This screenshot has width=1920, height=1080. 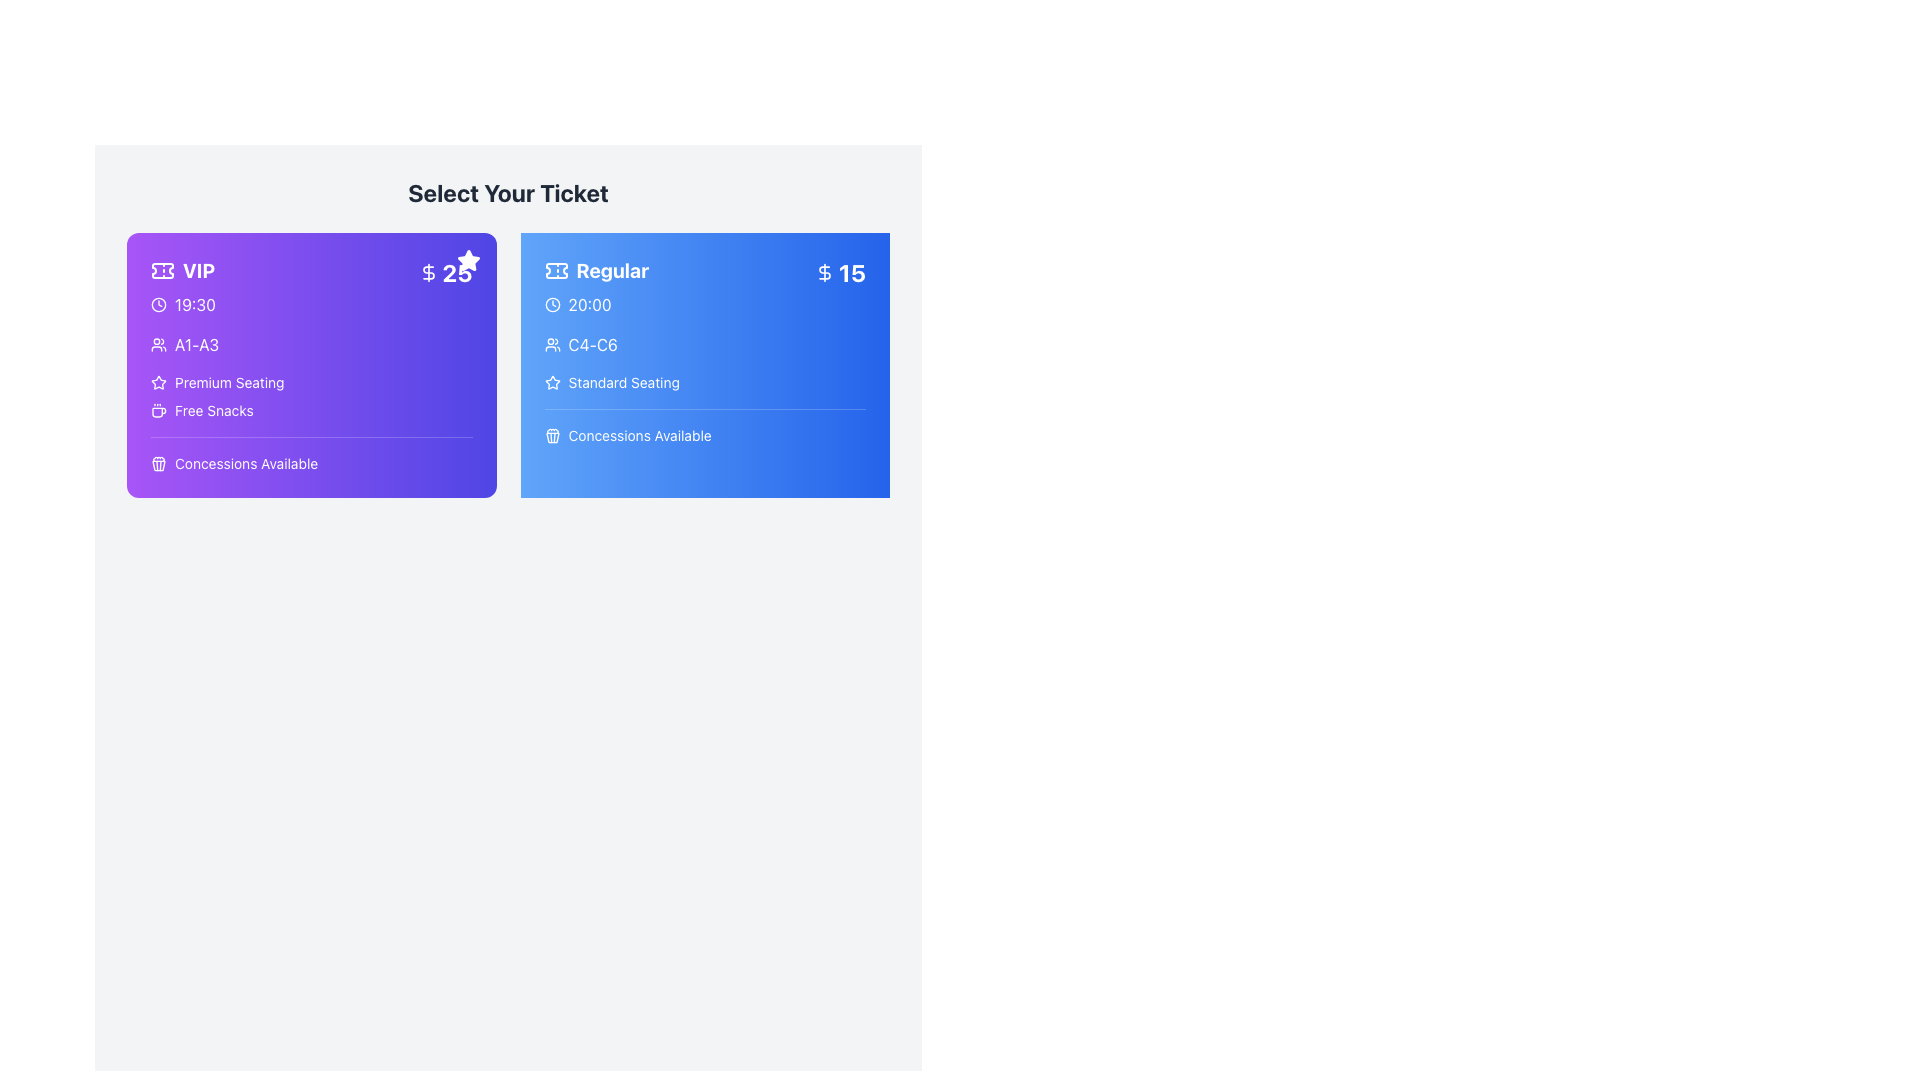 I want to click on the text label with an icon that informs users about concessions available for the 'Regular' ticket category, located within the blue card labeled 'Regular' at the bottom section below the seating information, so click(x=705, y=434).